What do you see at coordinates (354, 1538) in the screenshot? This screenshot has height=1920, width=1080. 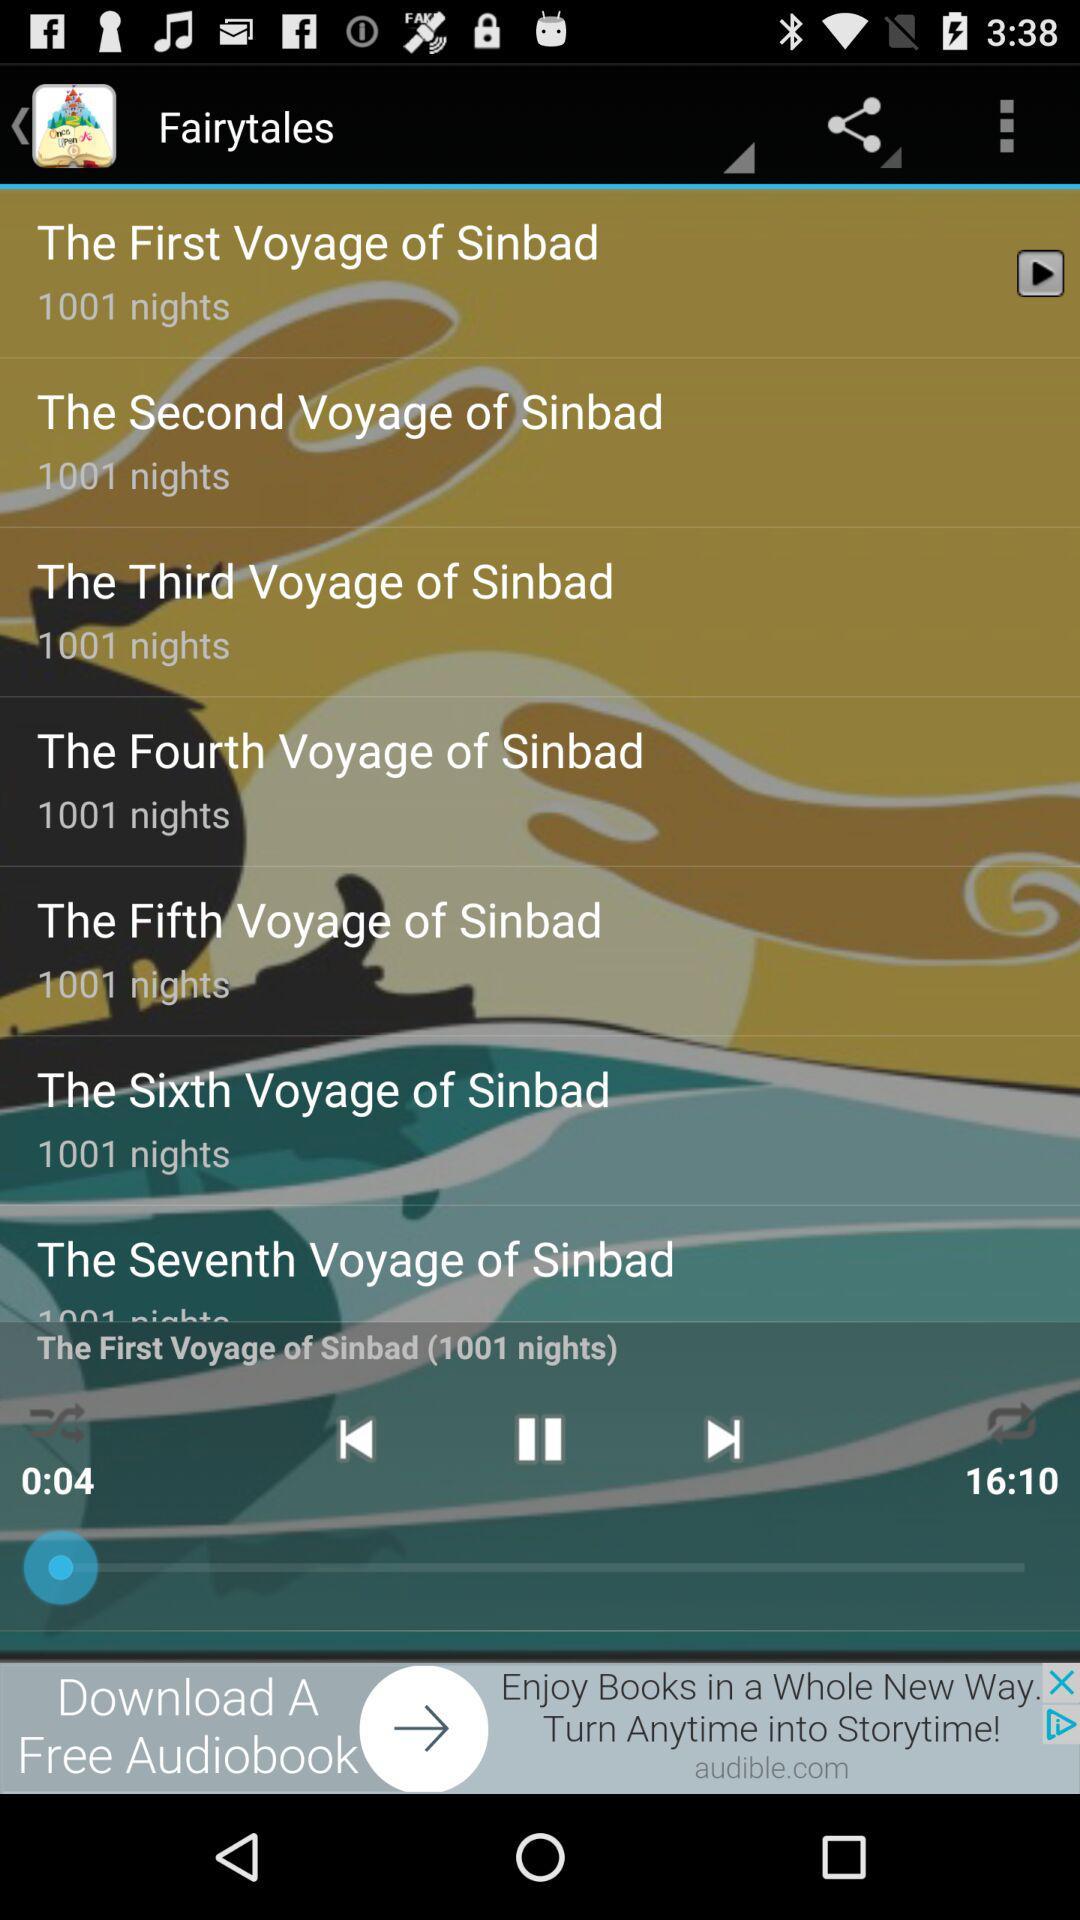 I see `the skip_previous icon` at bounding box center [354, 1538].